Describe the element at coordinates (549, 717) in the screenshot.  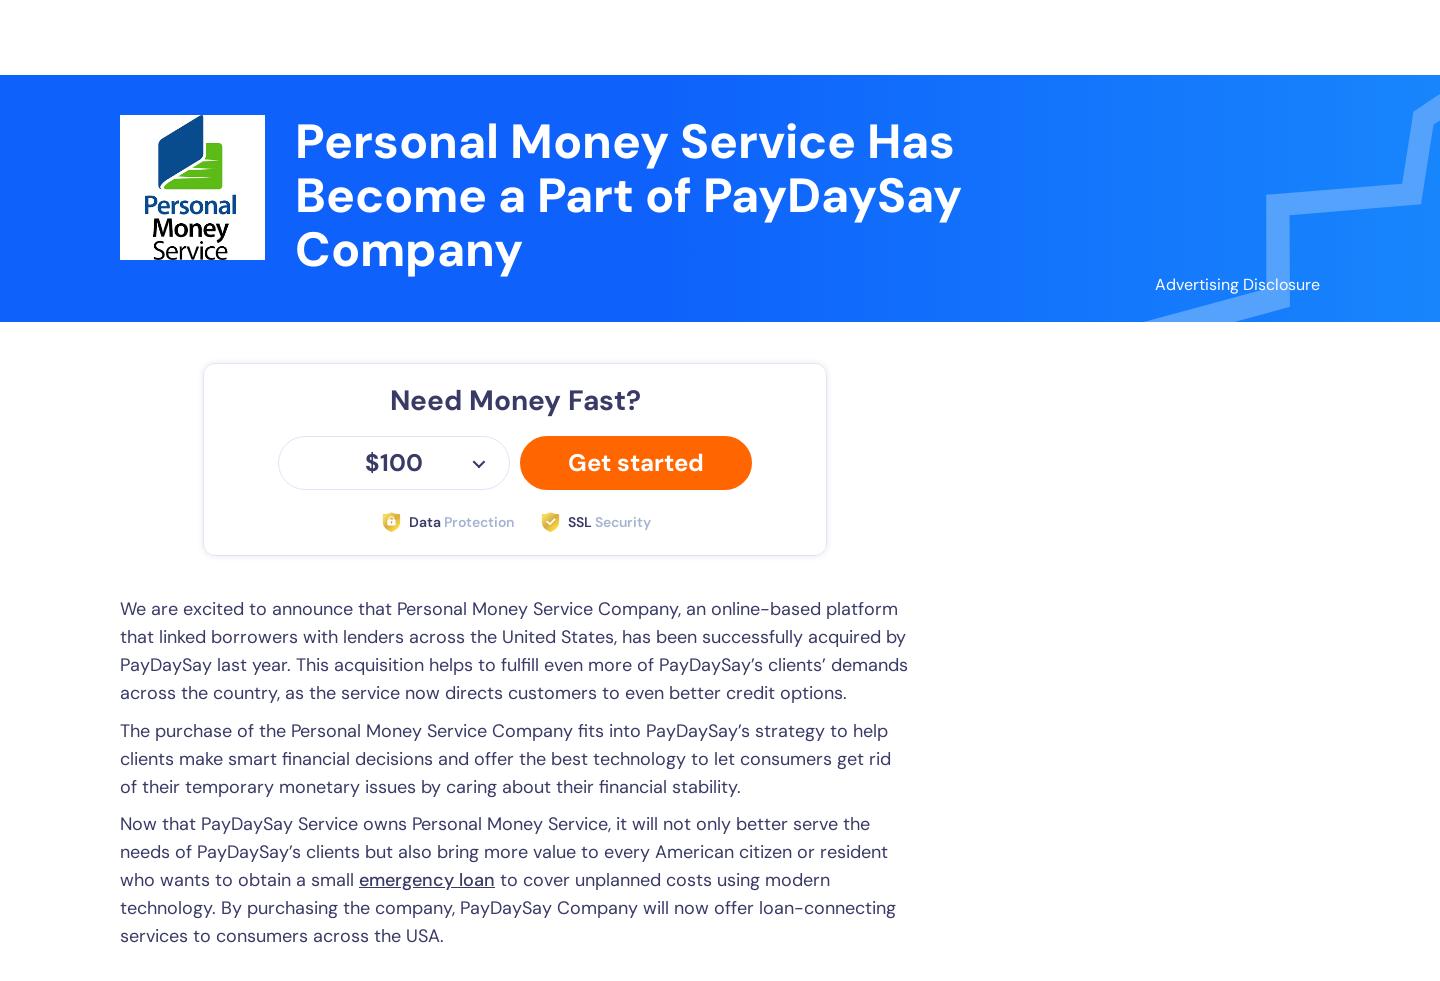
I see `'$5000'` at that location.